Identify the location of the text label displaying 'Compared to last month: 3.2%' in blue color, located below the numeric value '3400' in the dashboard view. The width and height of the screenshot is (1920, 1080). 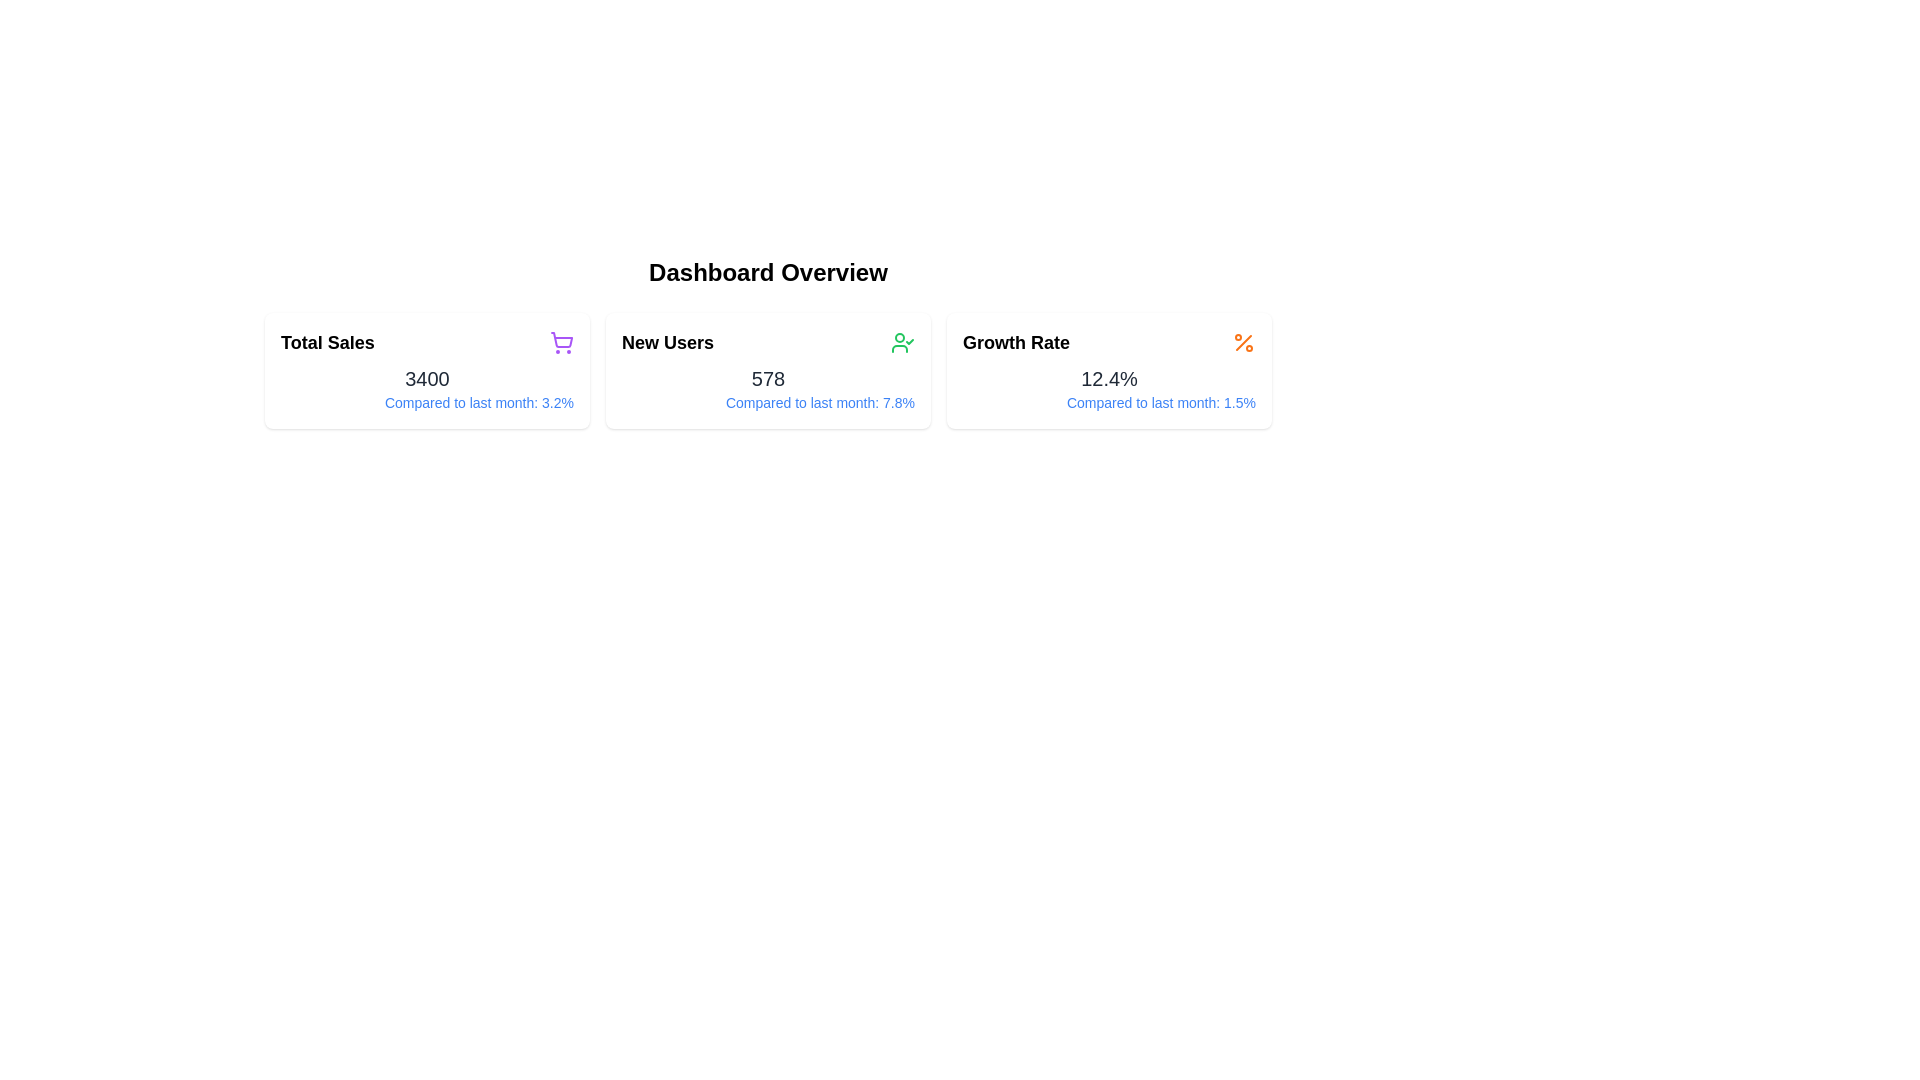
(426, 402).